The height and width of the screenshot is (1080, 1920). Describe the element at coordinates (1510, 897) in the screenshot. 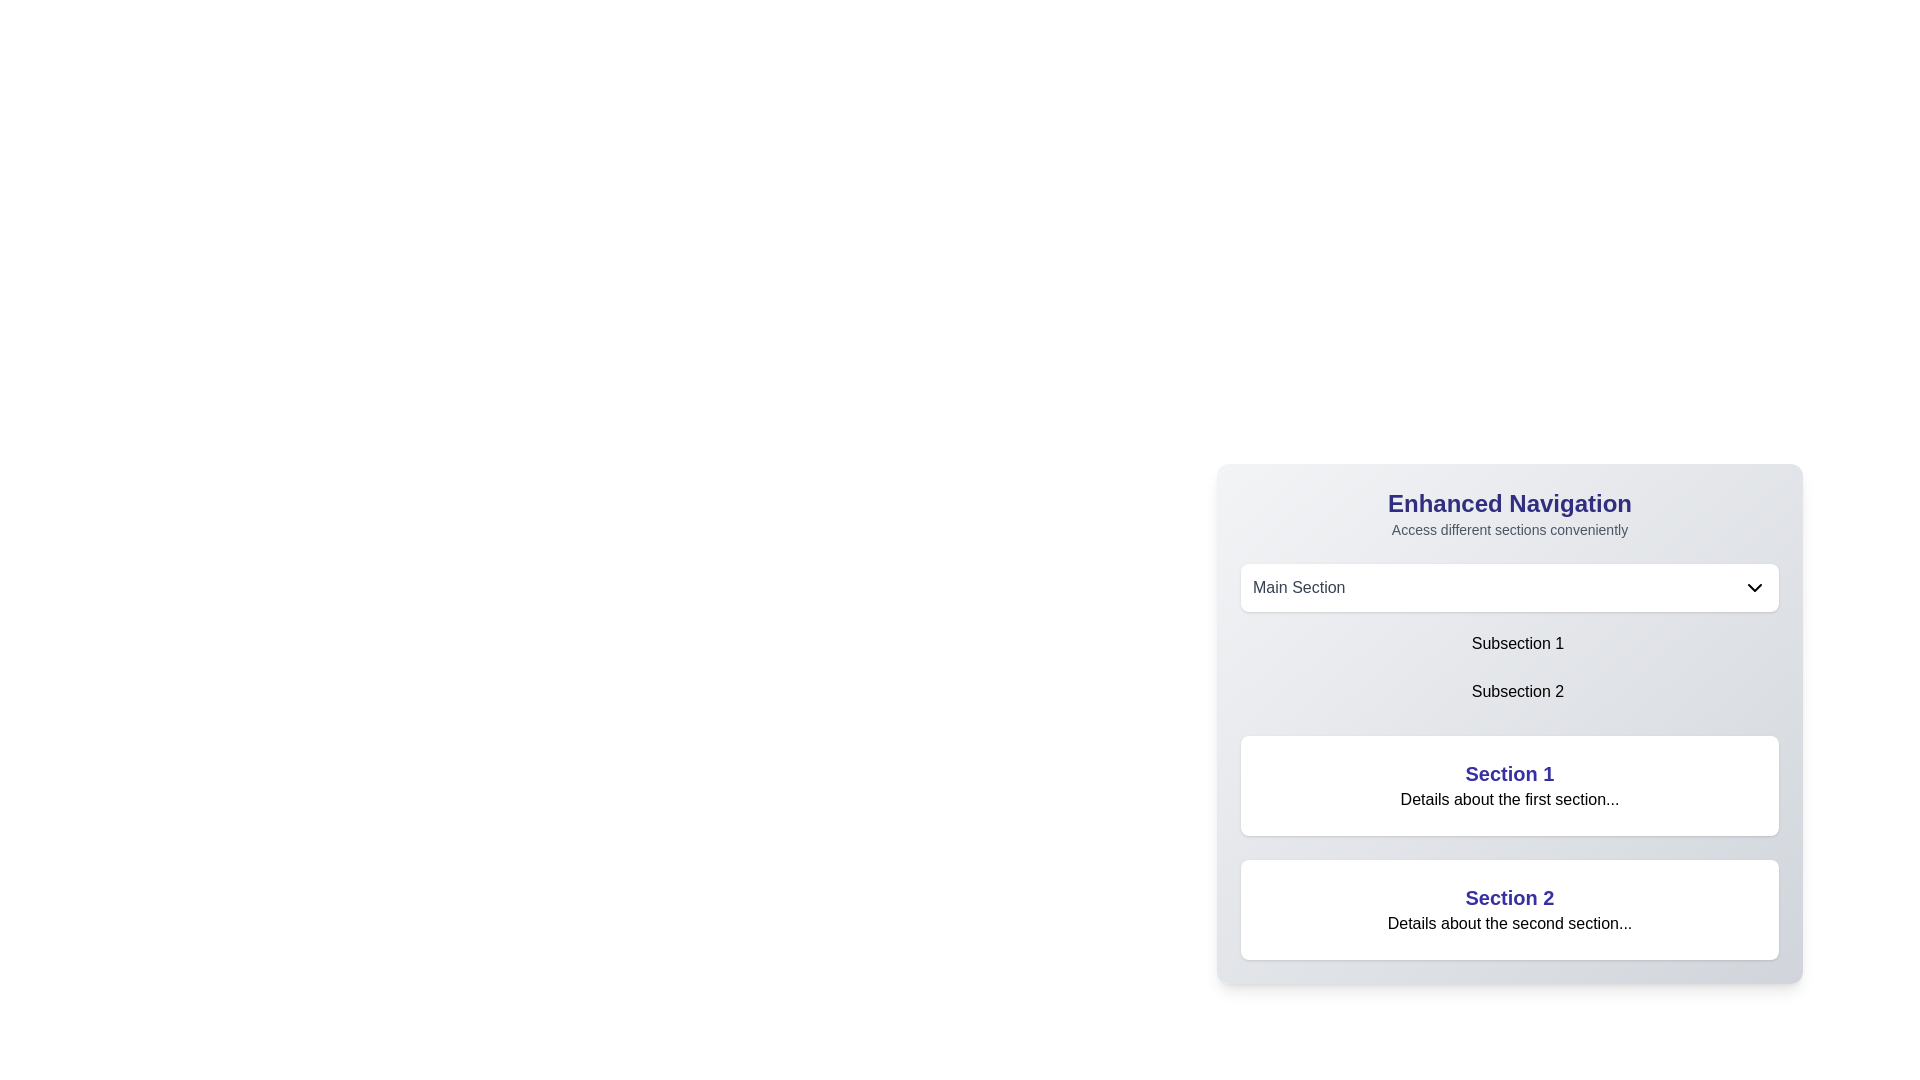

I see `text heading located at the bottom section of the 'Section 2' card, which serves as a title for the associated content` at that location.